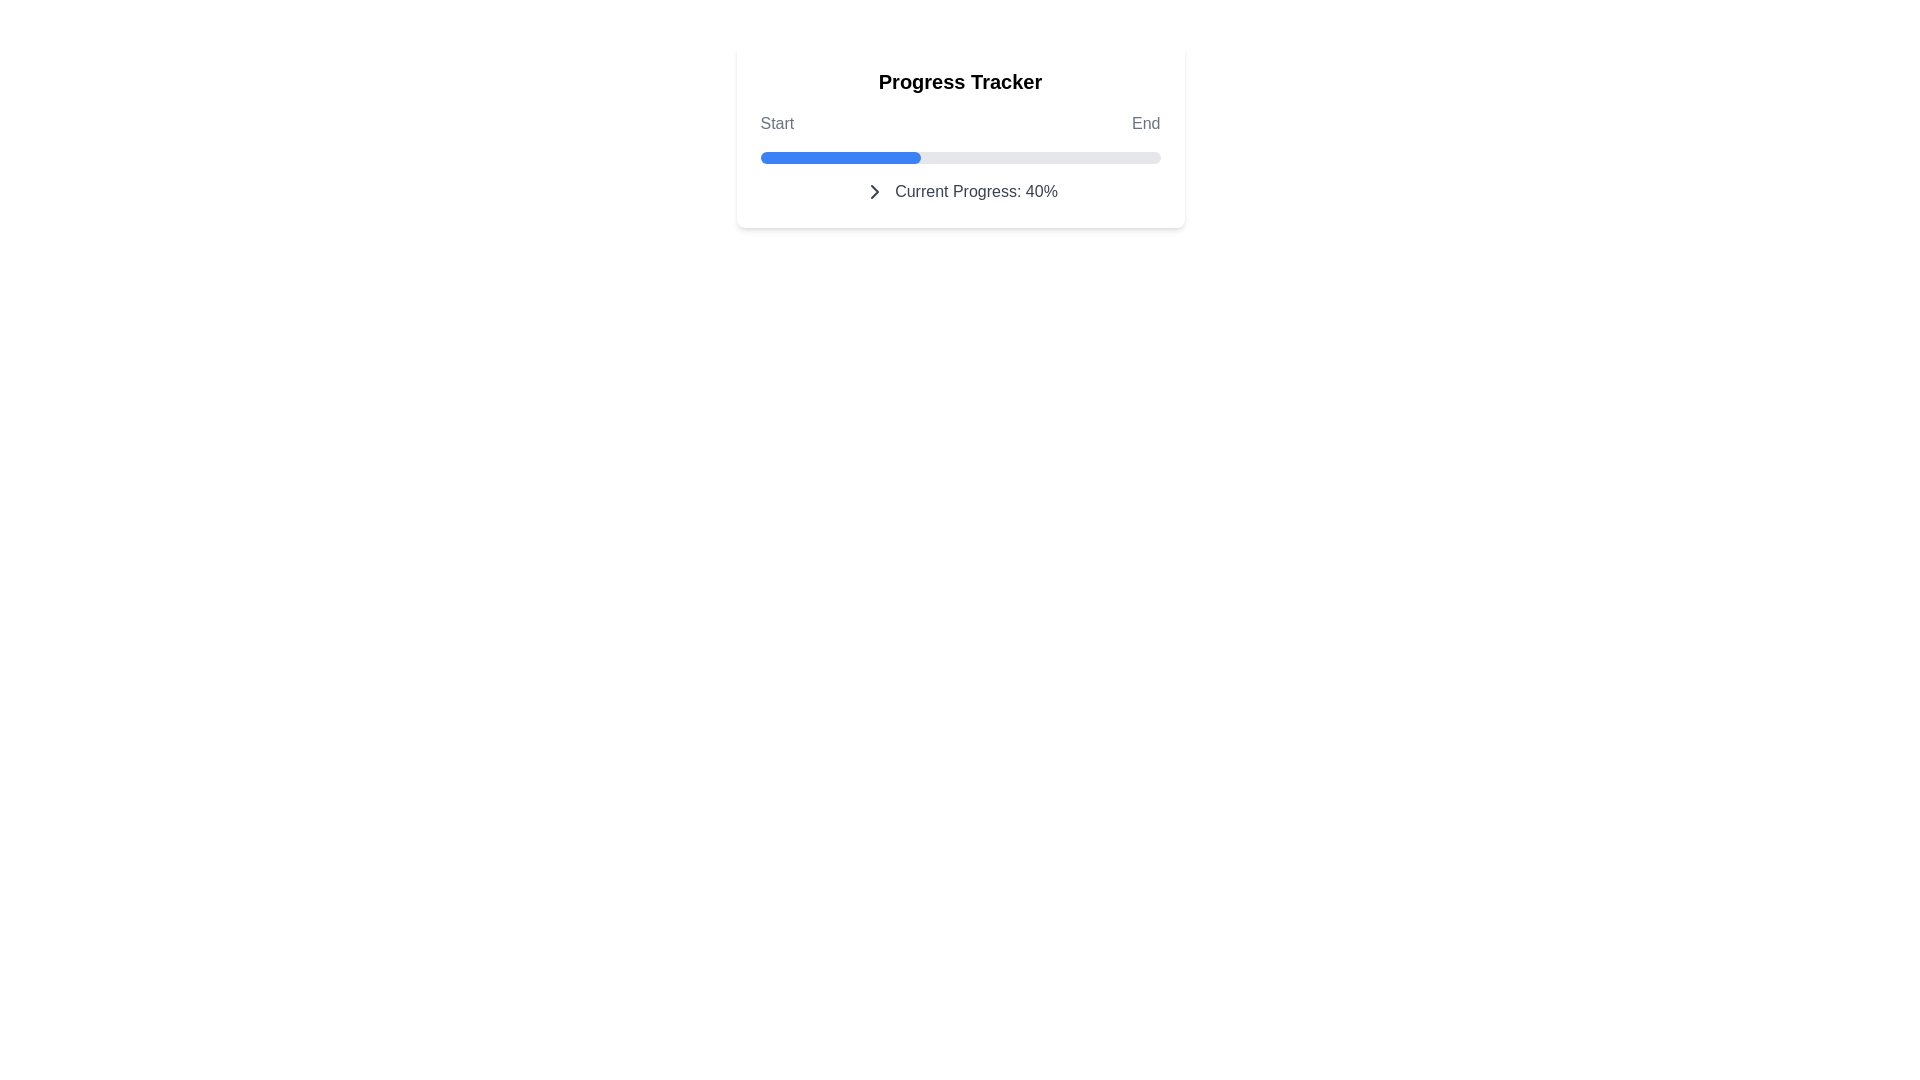 This screenshot has width=1920, height=1080. What do you see at coordinates (875, 192) in the screenshot?
I see `the chevron icon to interact with it` at bounding box center [875, 192].